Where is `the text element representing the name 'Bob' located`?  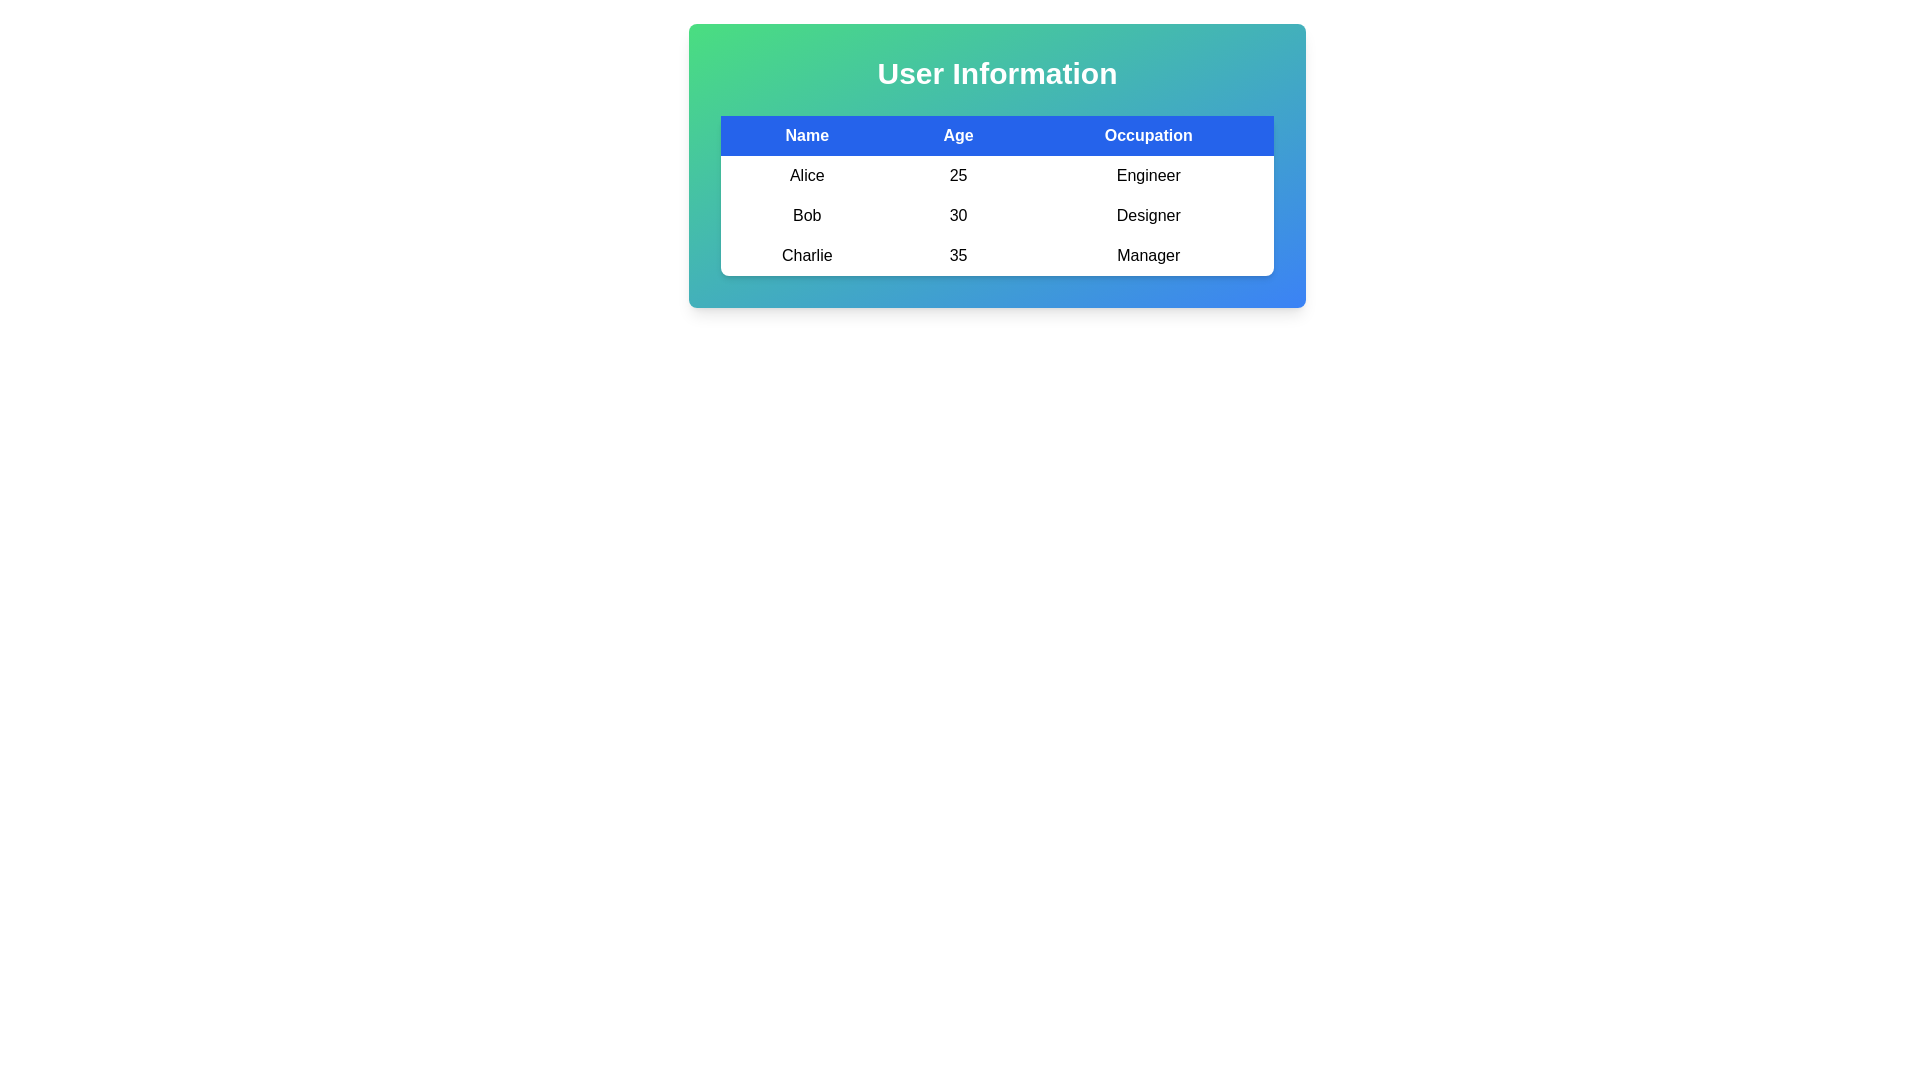 the text element representing the name 'Bob' located is located at coordinates (807, 216).